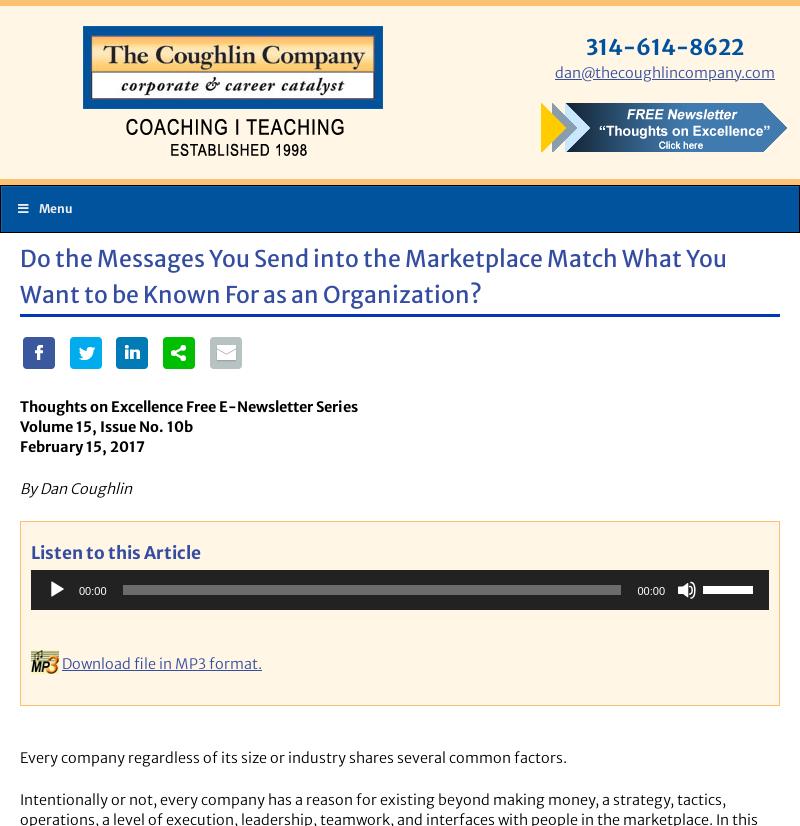  What do you see at coordinates (664, 72) in the screenshot?
I see `'dan@thecoughlincompany.com'` at bounding box center [664, 72].